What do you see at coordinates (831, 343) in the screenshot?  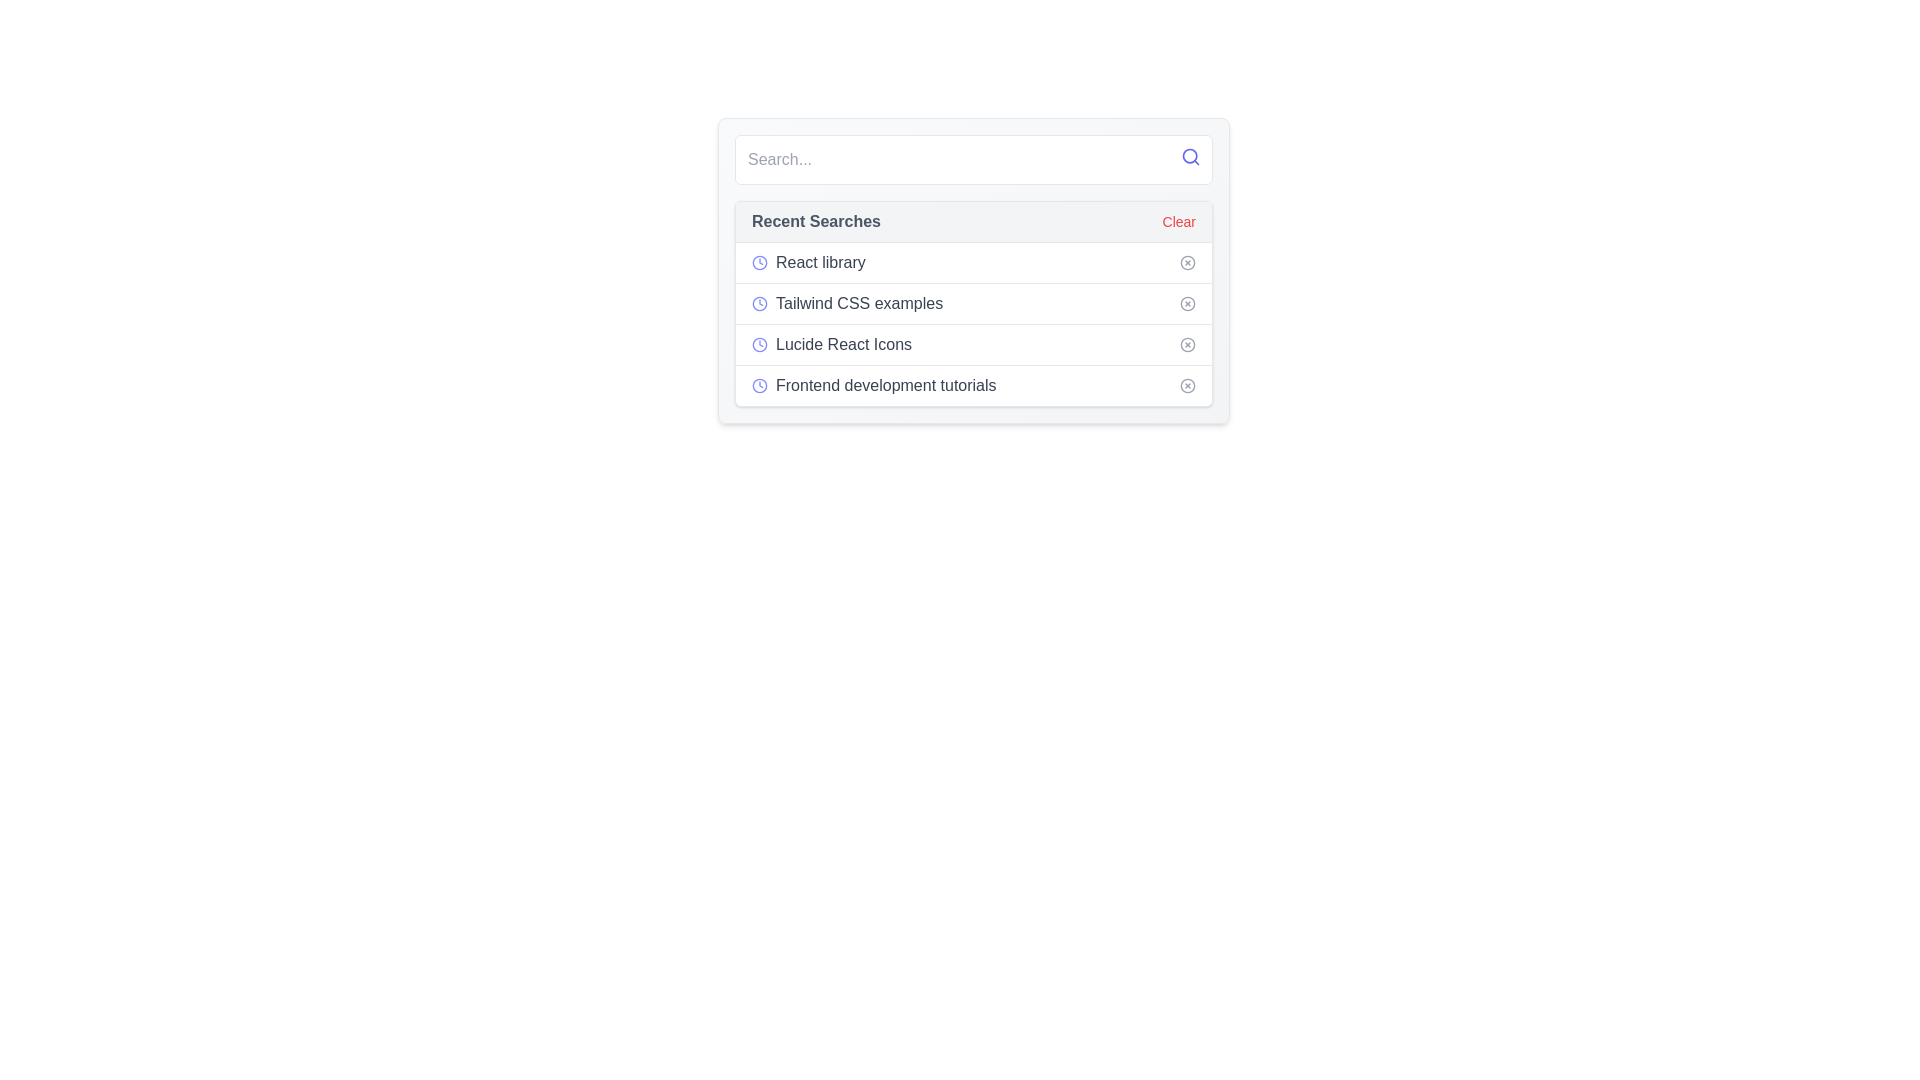 I see `the clock icon associated with the 'Lucide React Icons' search history item for additional information or actions` at bounding box center [831, 343].